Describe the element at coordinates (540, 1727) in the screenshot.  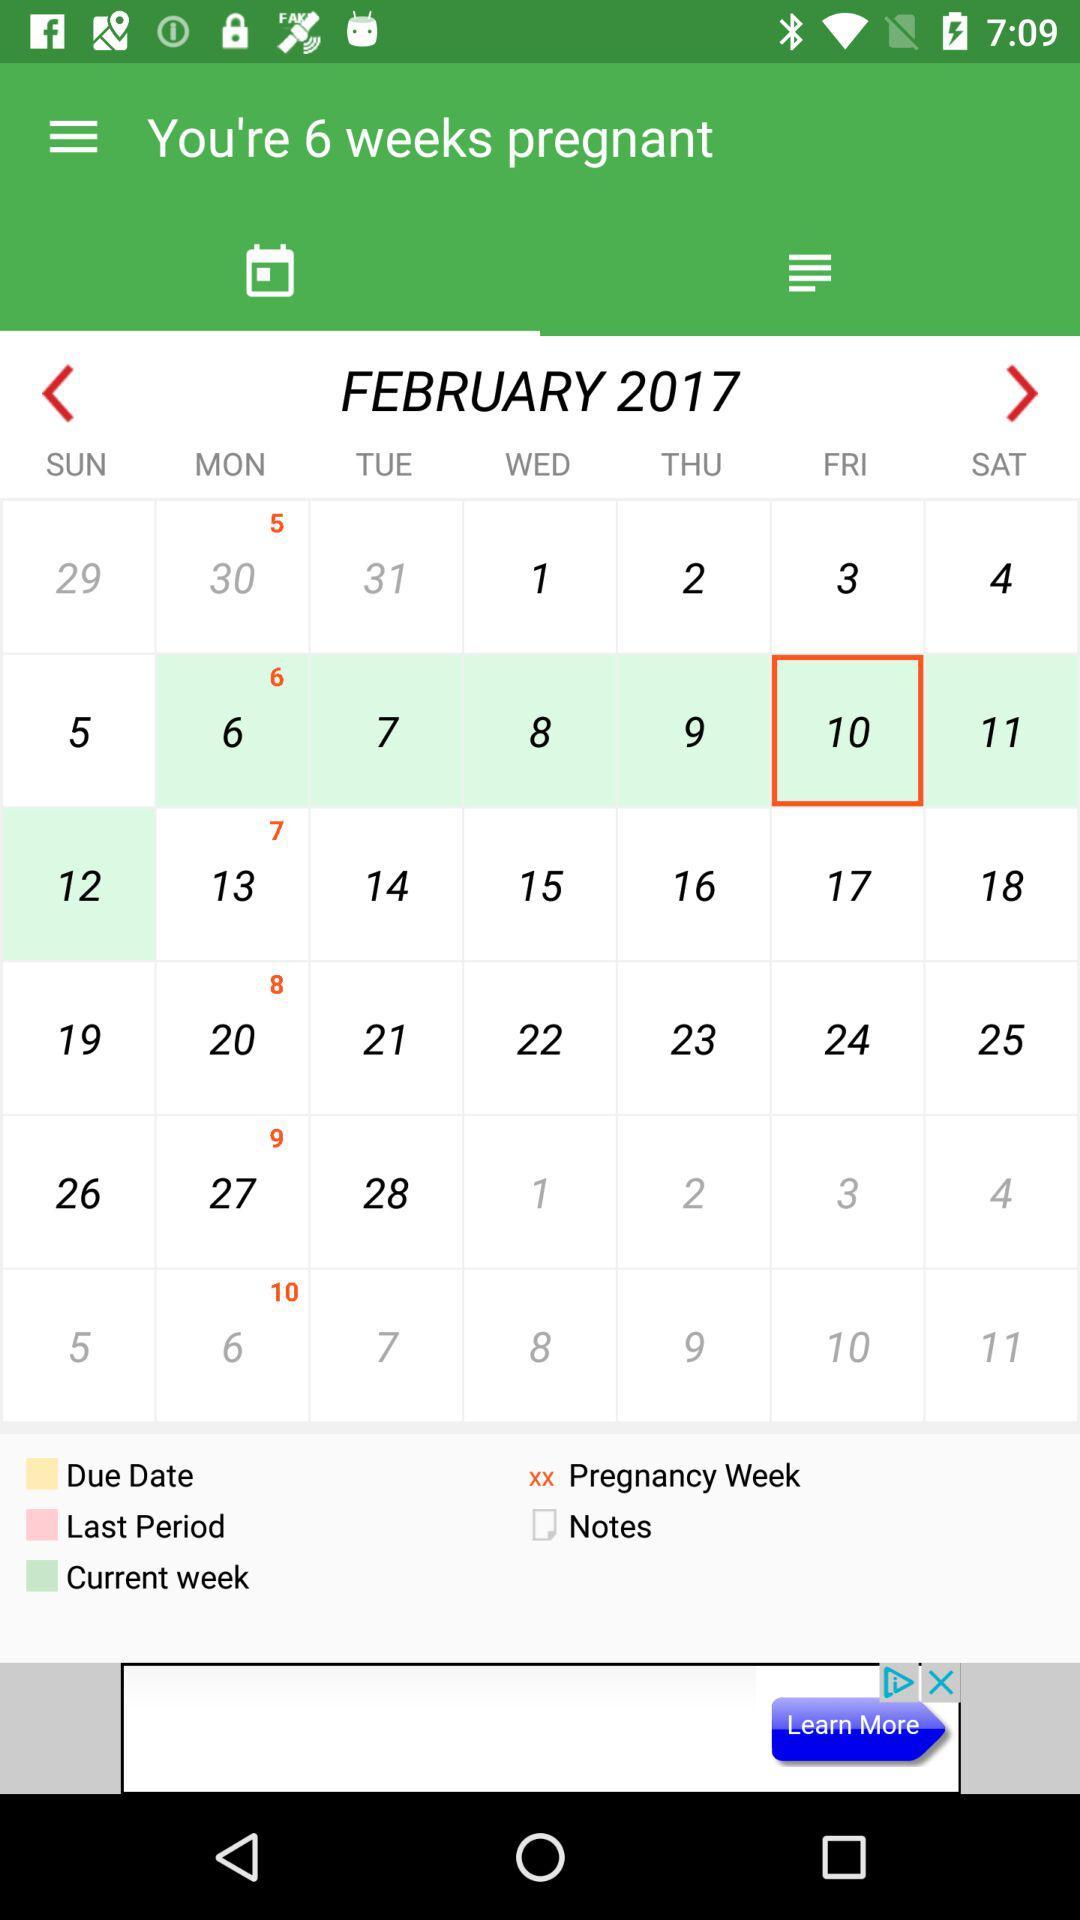
I see `google advertisements` at that location.